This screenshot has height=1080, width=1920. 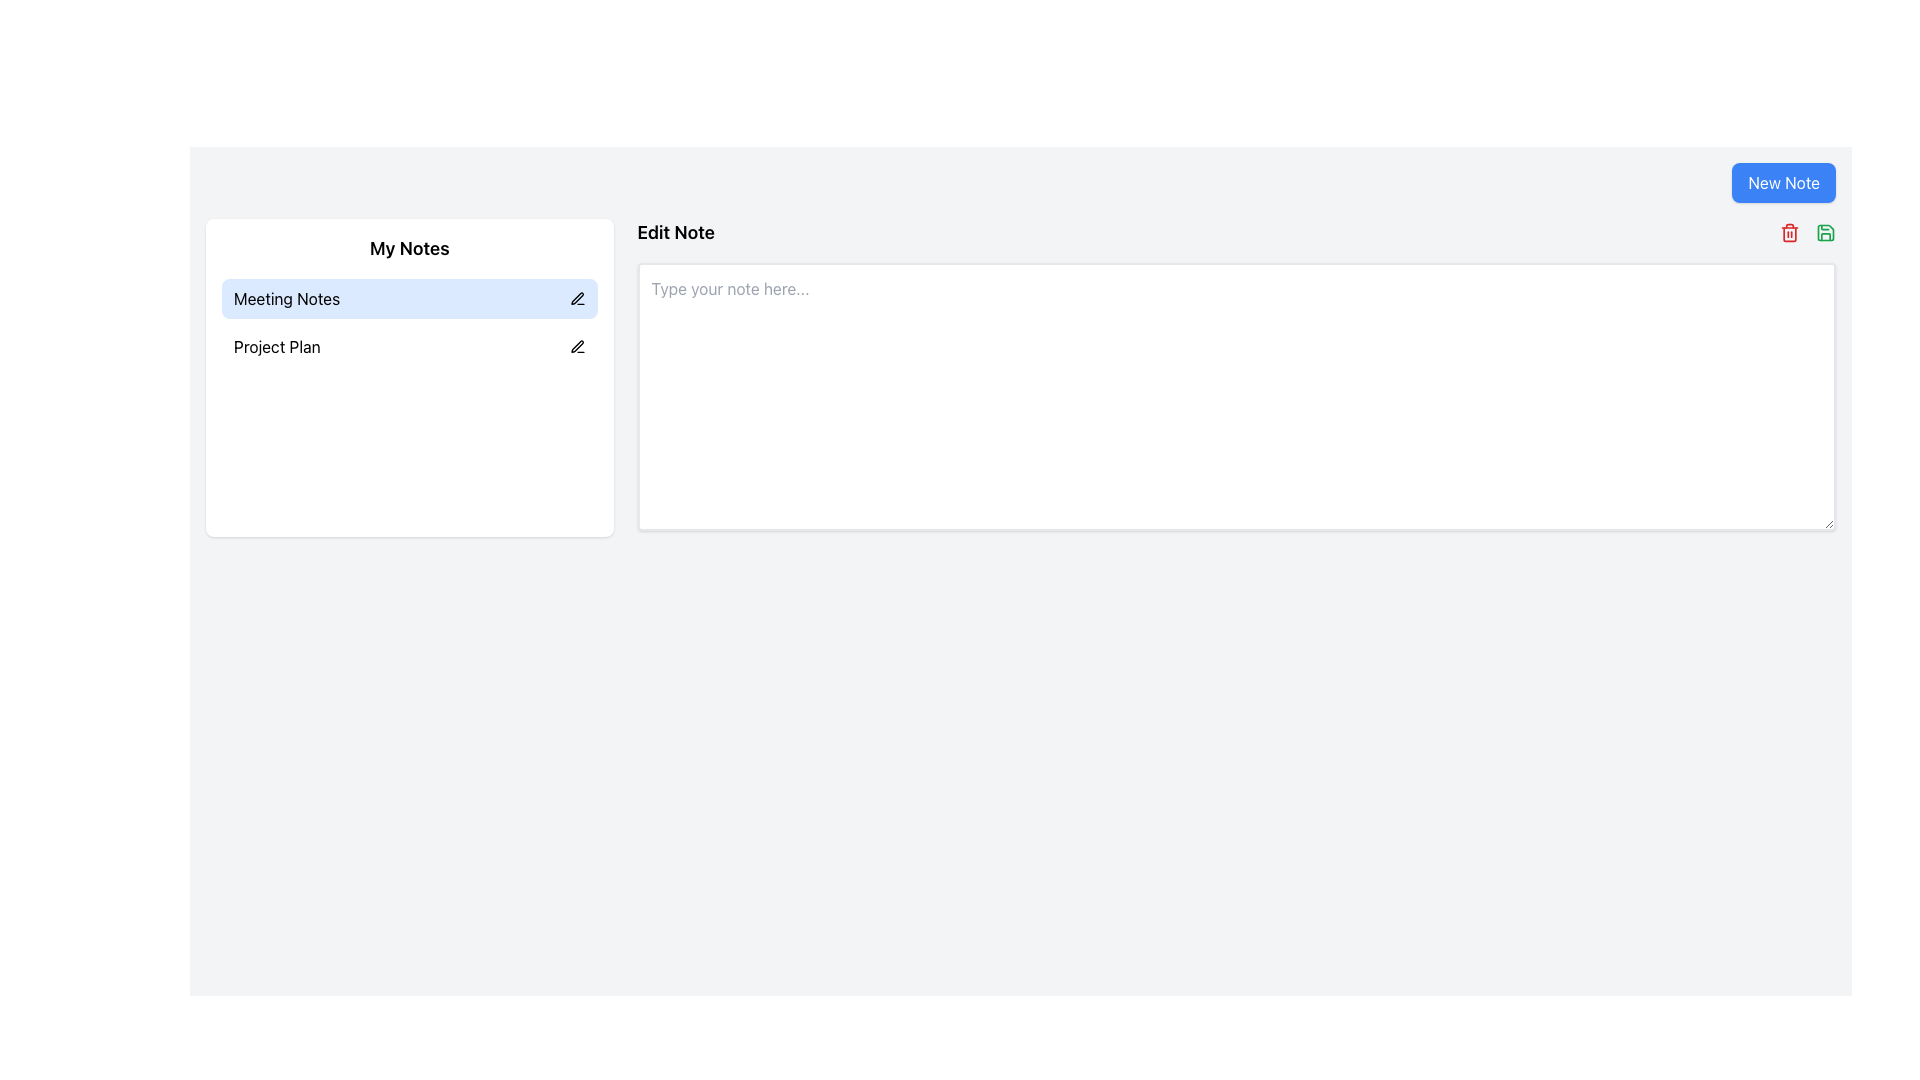 What do you see at coordinates (1784, 182) in the screenshot?
I see `the 'Create New Note' button located in the top-right corner of the interface` at bounding box center [1784, 182].